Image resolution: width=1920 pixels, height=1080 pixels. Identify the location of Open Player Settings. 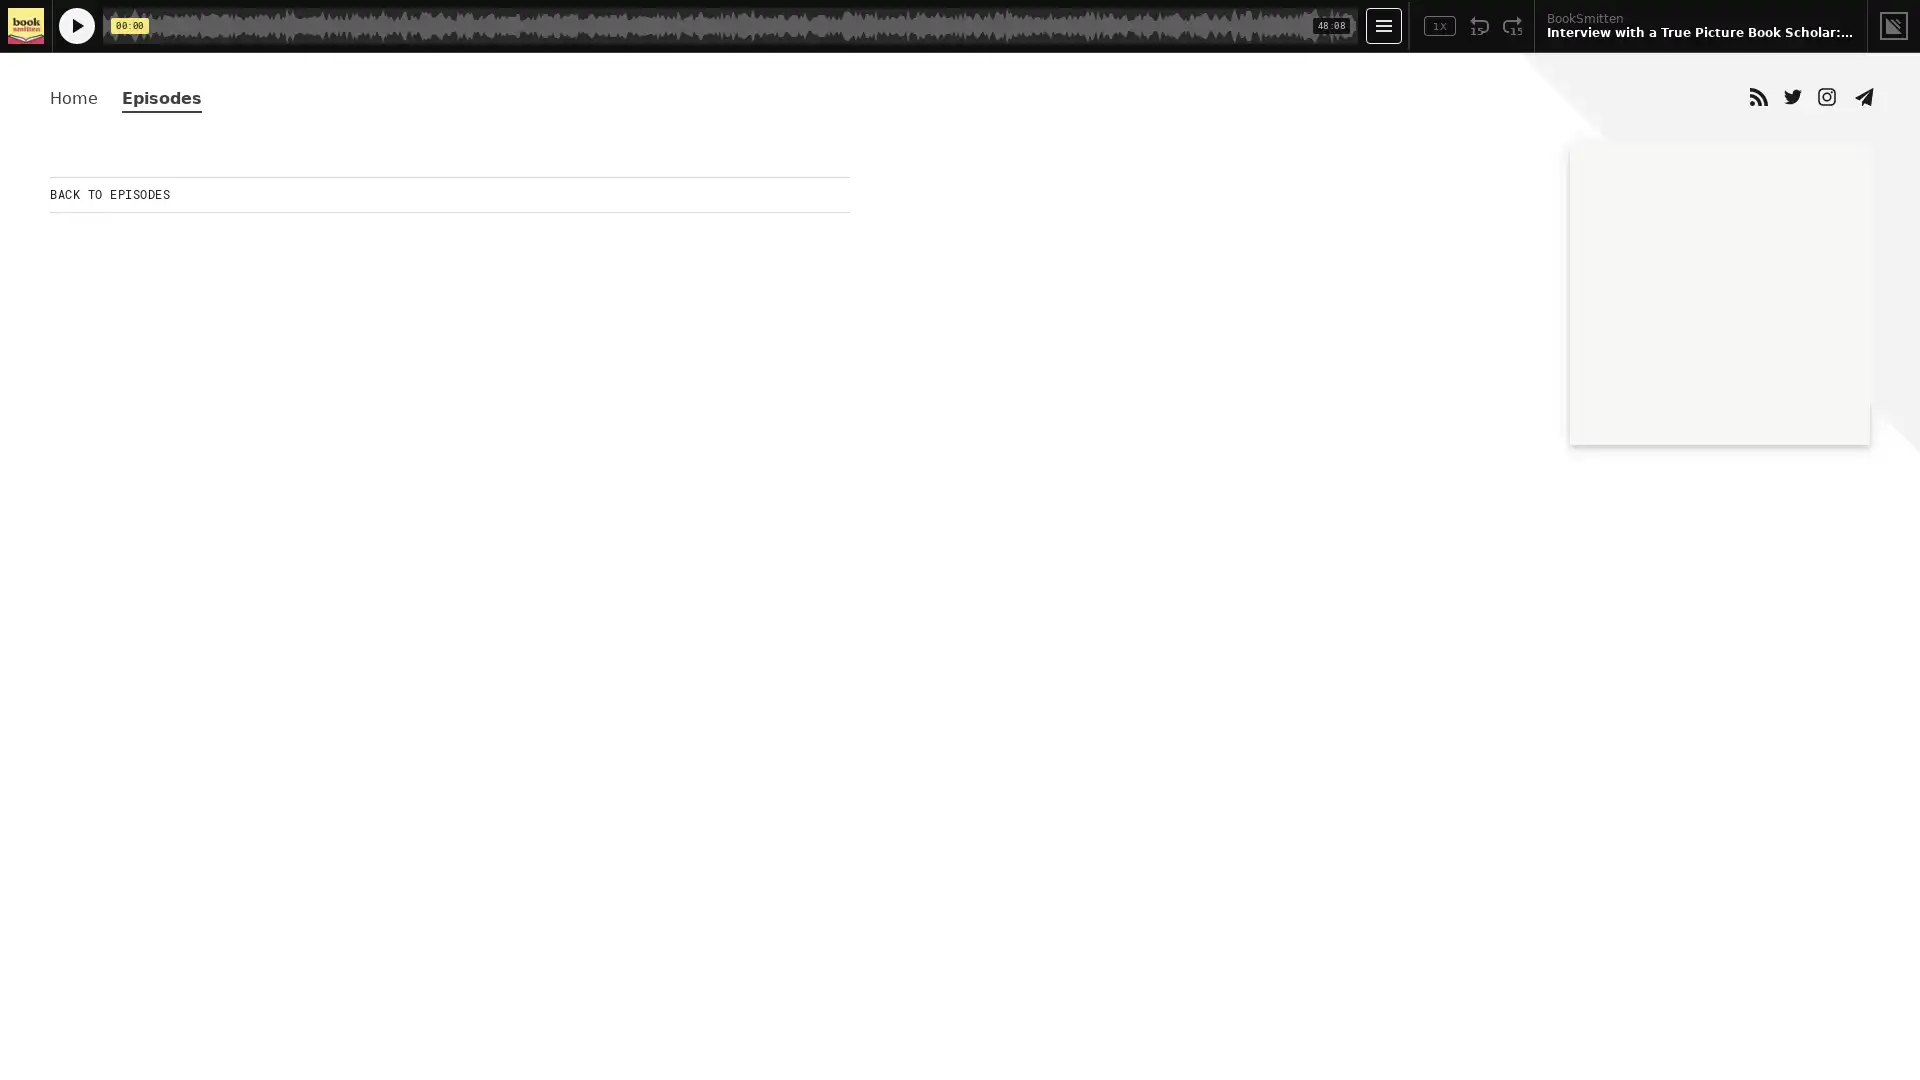
(1382, 26).